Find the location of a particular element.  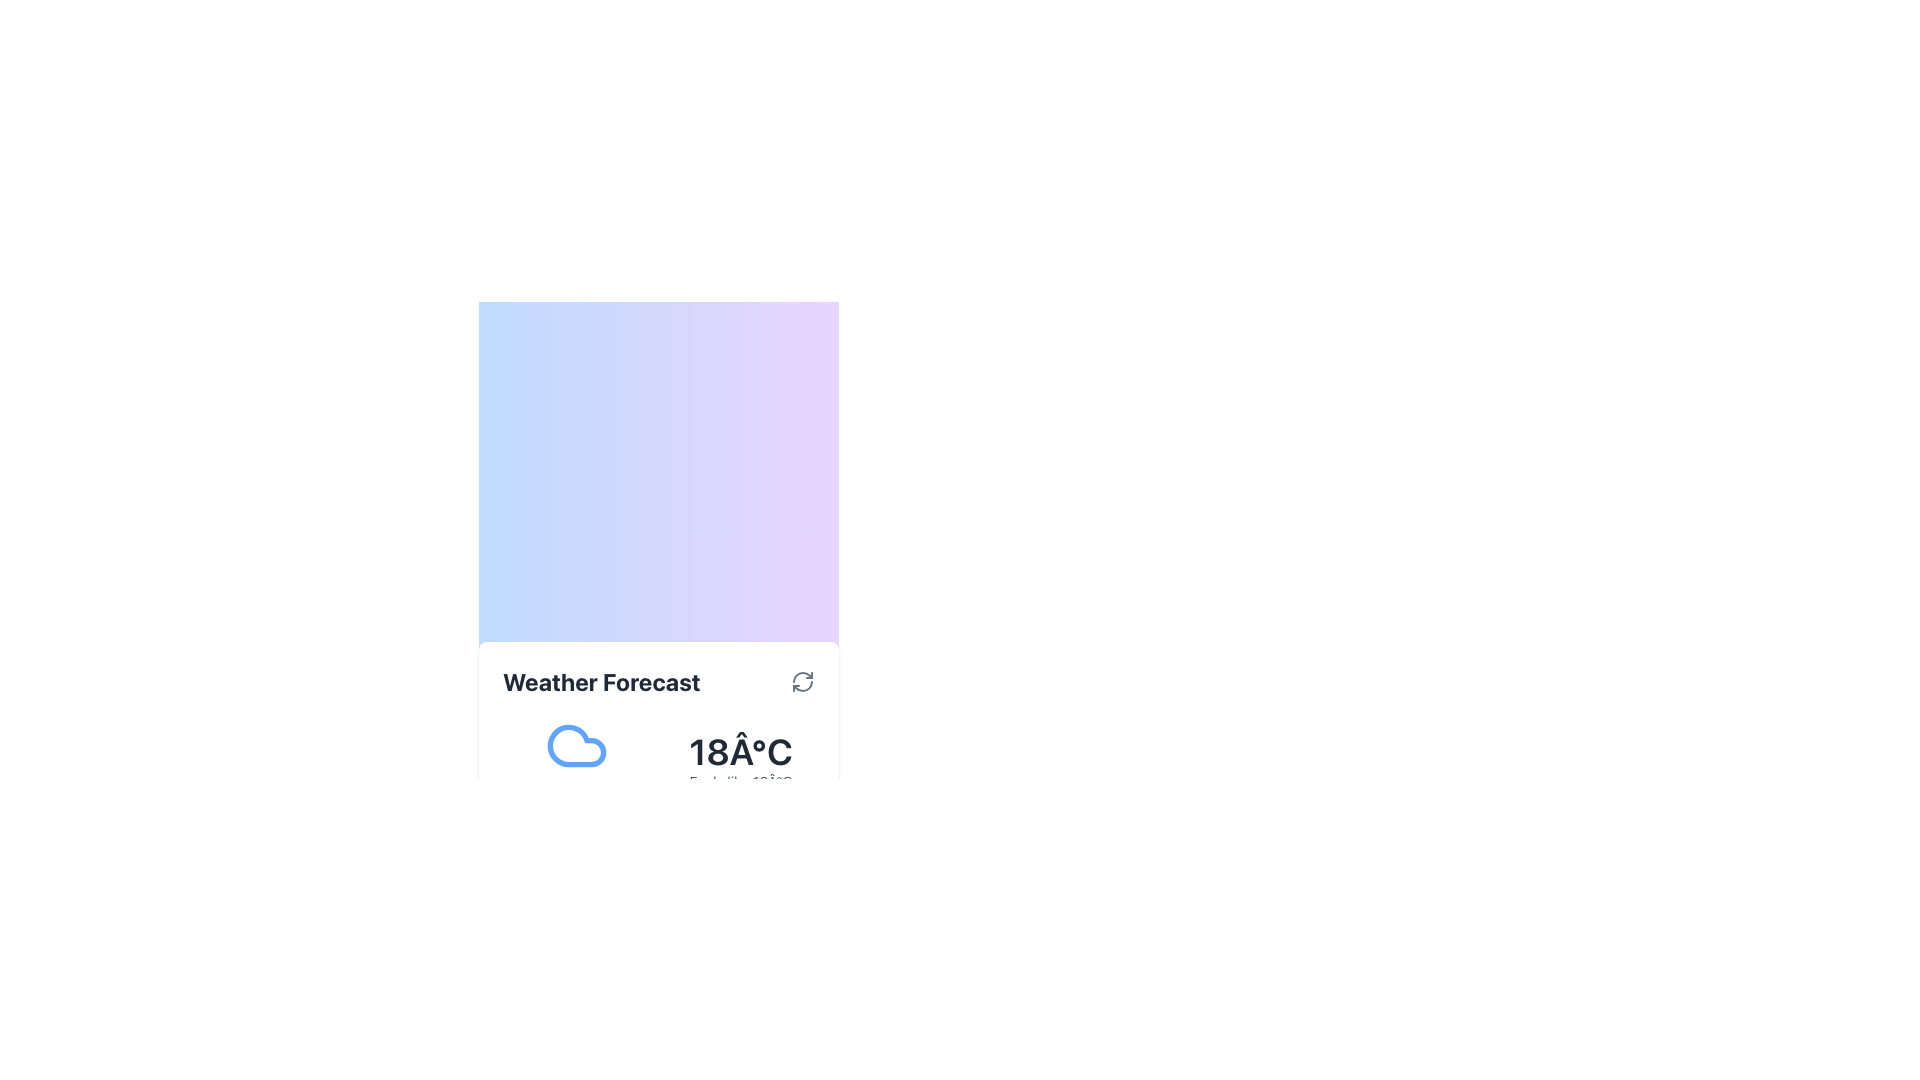

text from the 'feels like' temperature label located below the main temperature reading of '18°C' is located at coordinates (739, 781).